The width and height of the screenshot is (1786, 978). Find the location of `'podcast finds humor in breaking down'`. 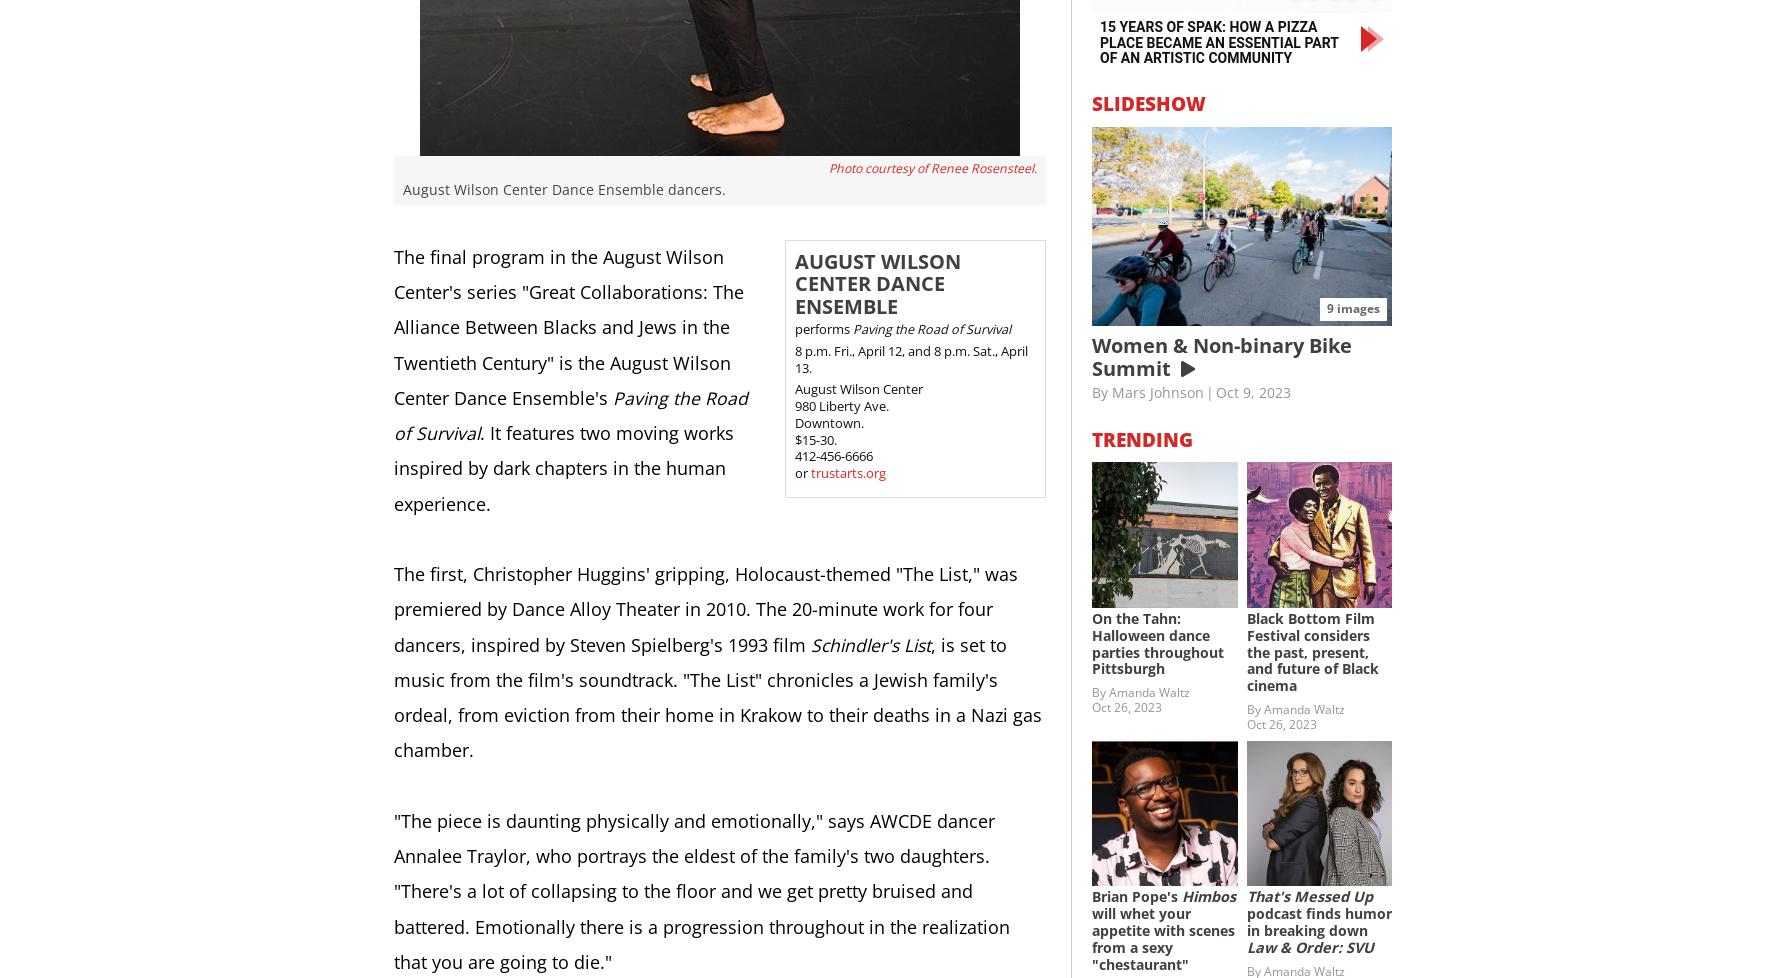

'podcast finds humor in breaking down' is located at coordinates (1245, 920).